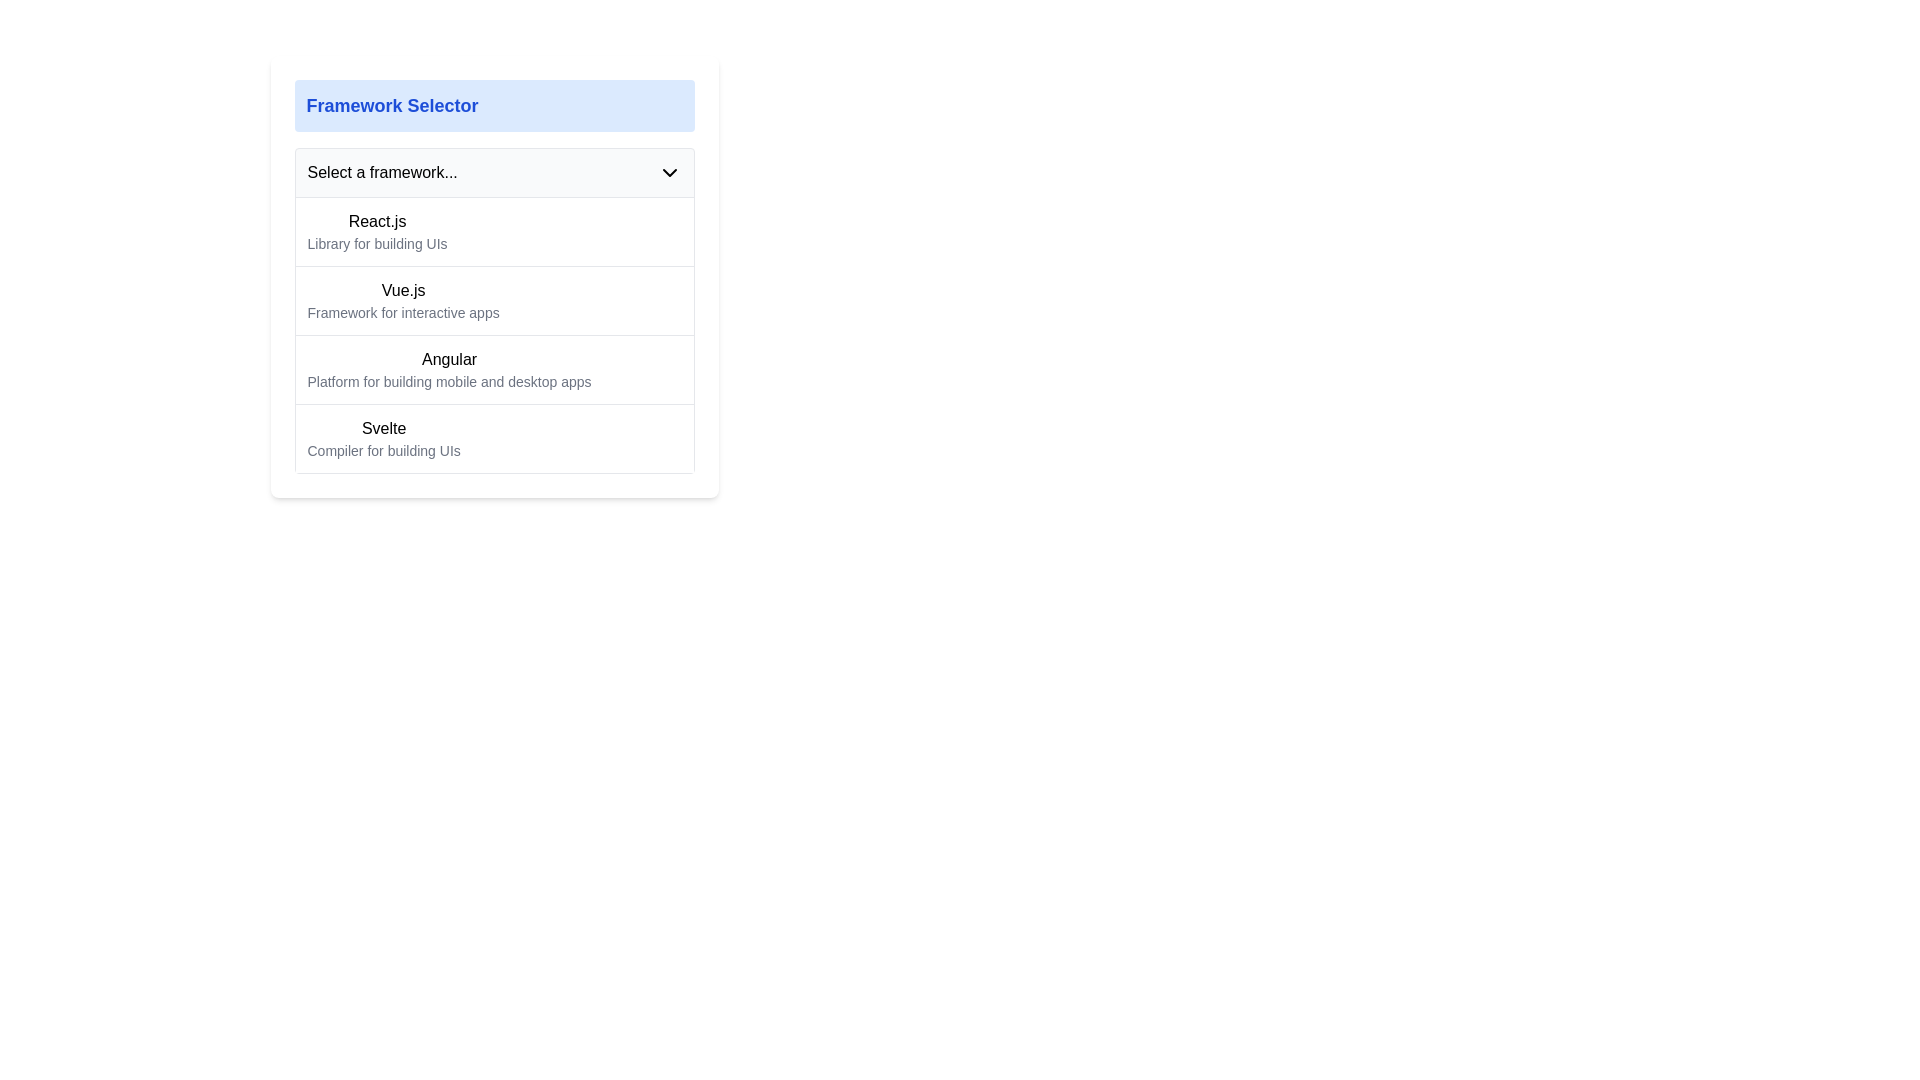 The height and width of the screenshot is (1080, 1920). I want to click on the second item in the 'Framework Selector' dropdown menu, so click(494, 300).